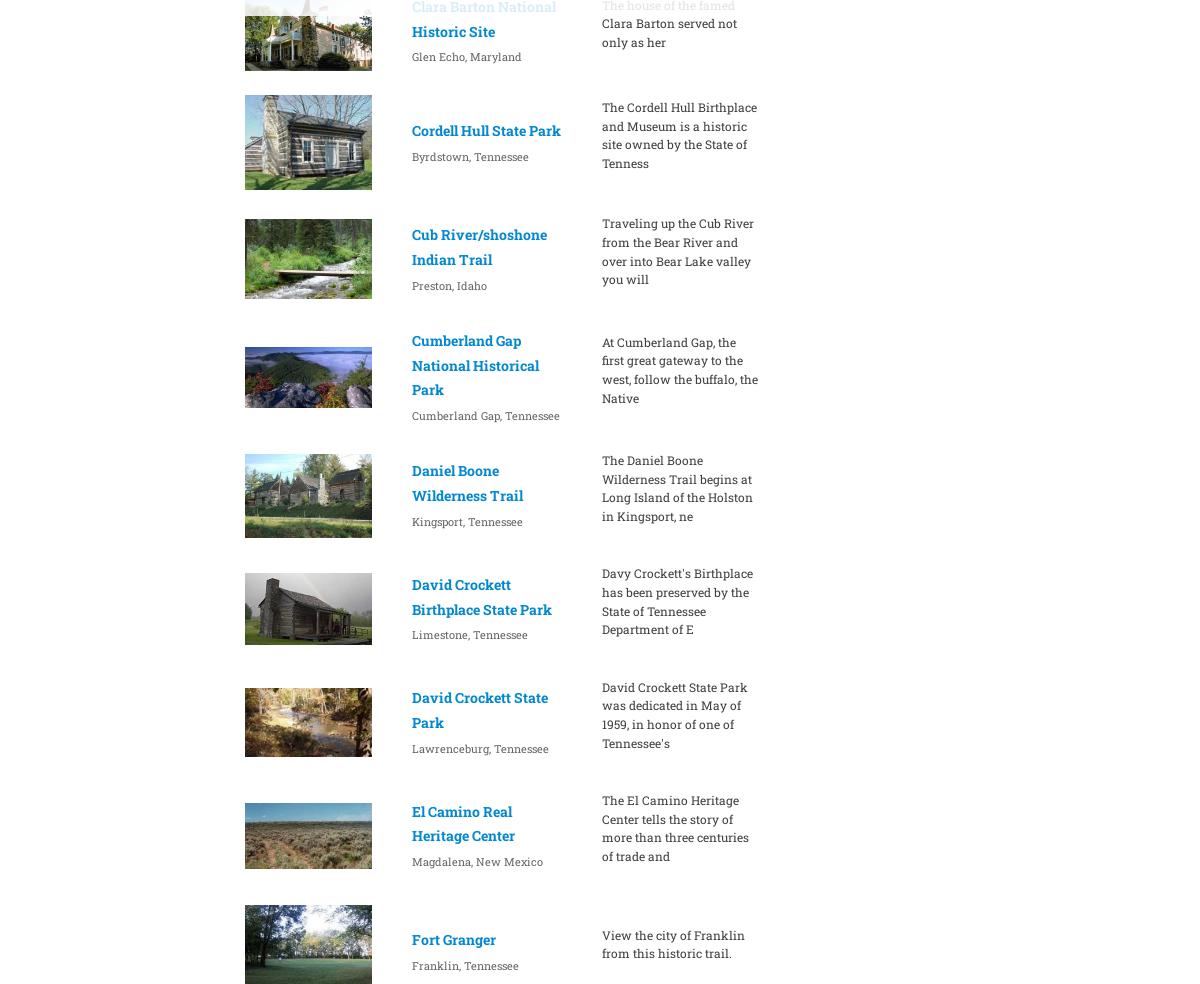 The height and width of the screenshot is (984, 1200). What do you see at coordinates (674, 713) in the screenshot?
I see `'David Crockett State Park was dedicated in May of 1959, in honor of one of Tennessee's'` at bounding box center [674, 713].